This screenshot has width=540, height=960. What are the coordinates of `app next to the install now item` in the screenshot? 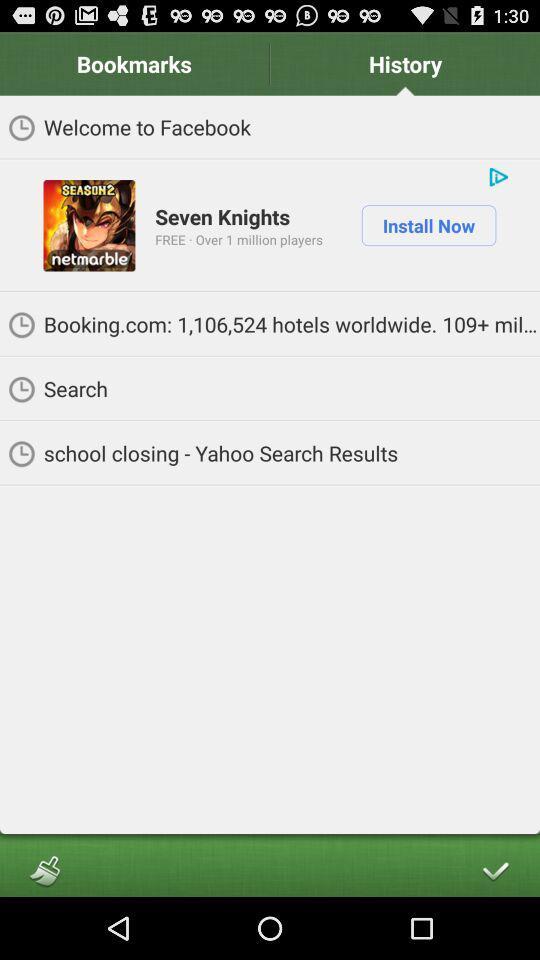 It's located at (239, 239).